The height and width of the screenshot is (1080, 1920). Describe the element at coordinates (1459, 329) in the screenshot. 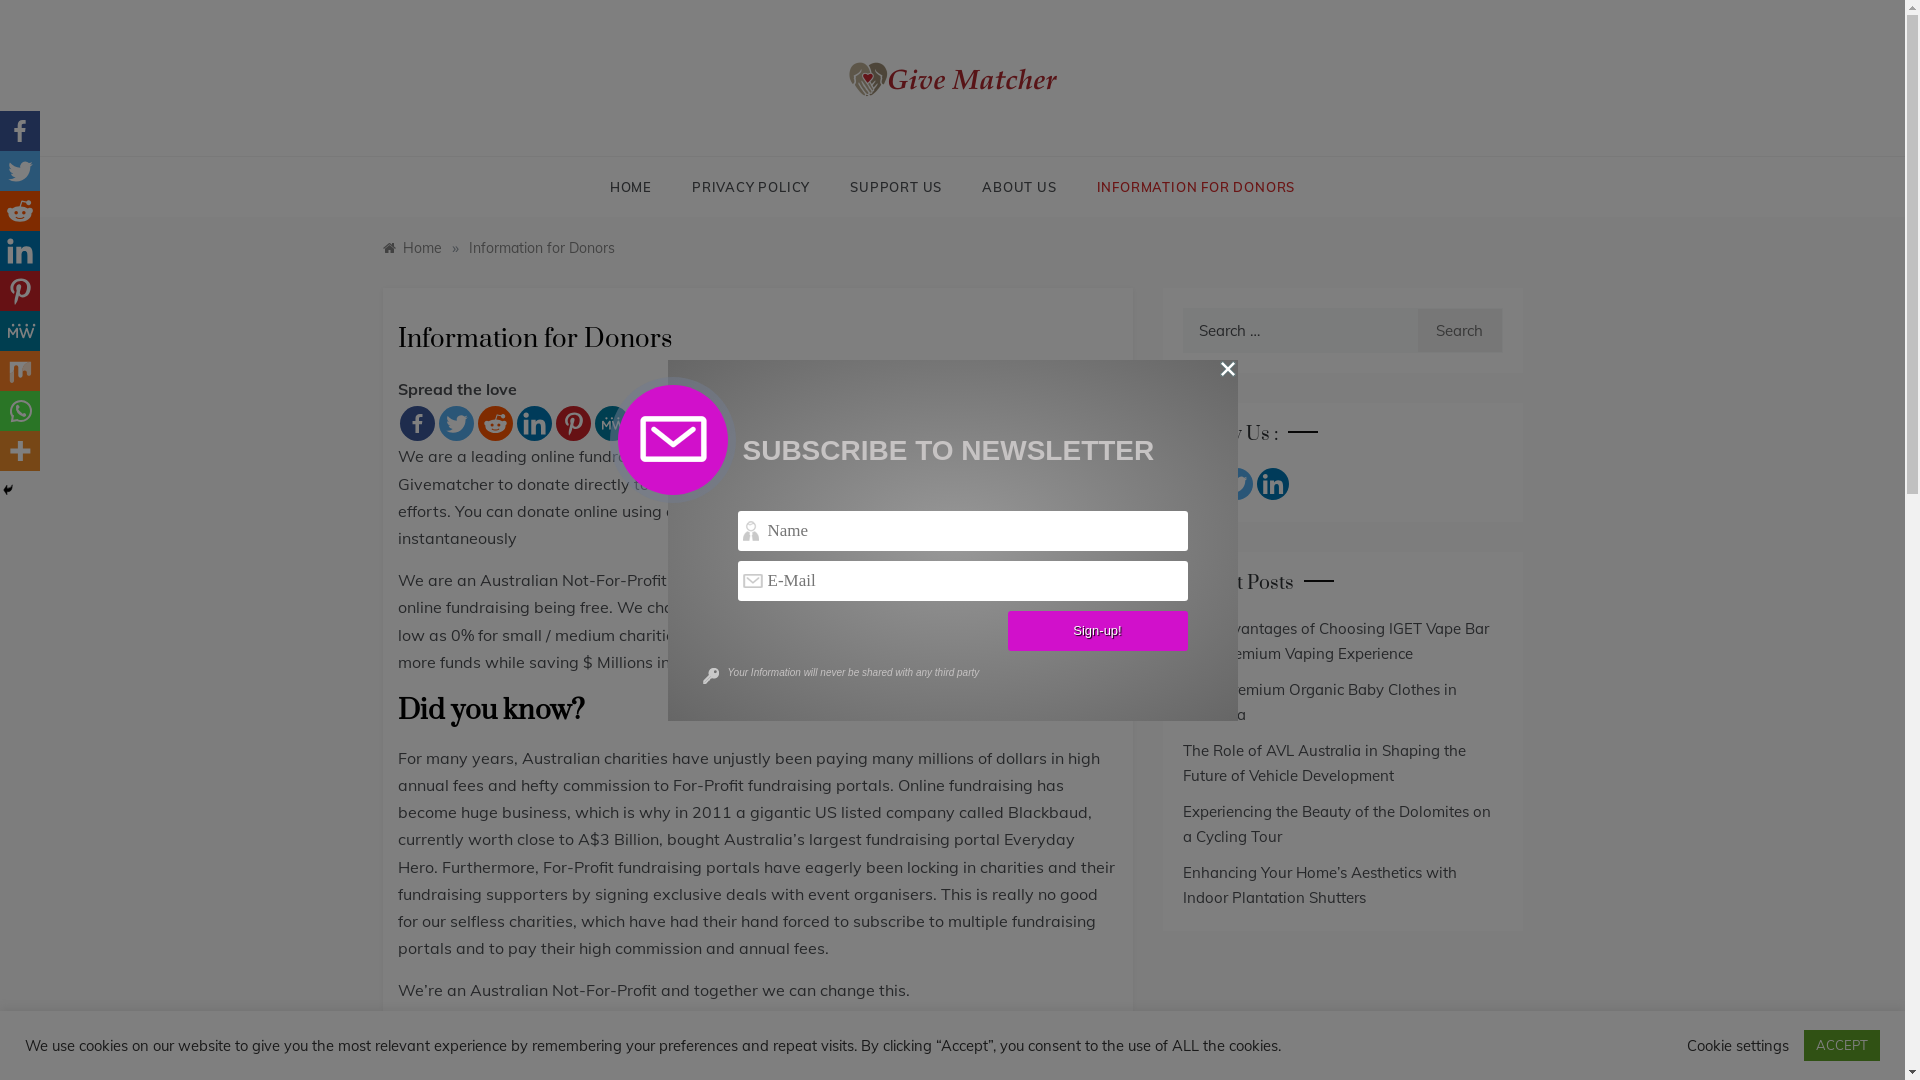

I see `'Search'` at that location.